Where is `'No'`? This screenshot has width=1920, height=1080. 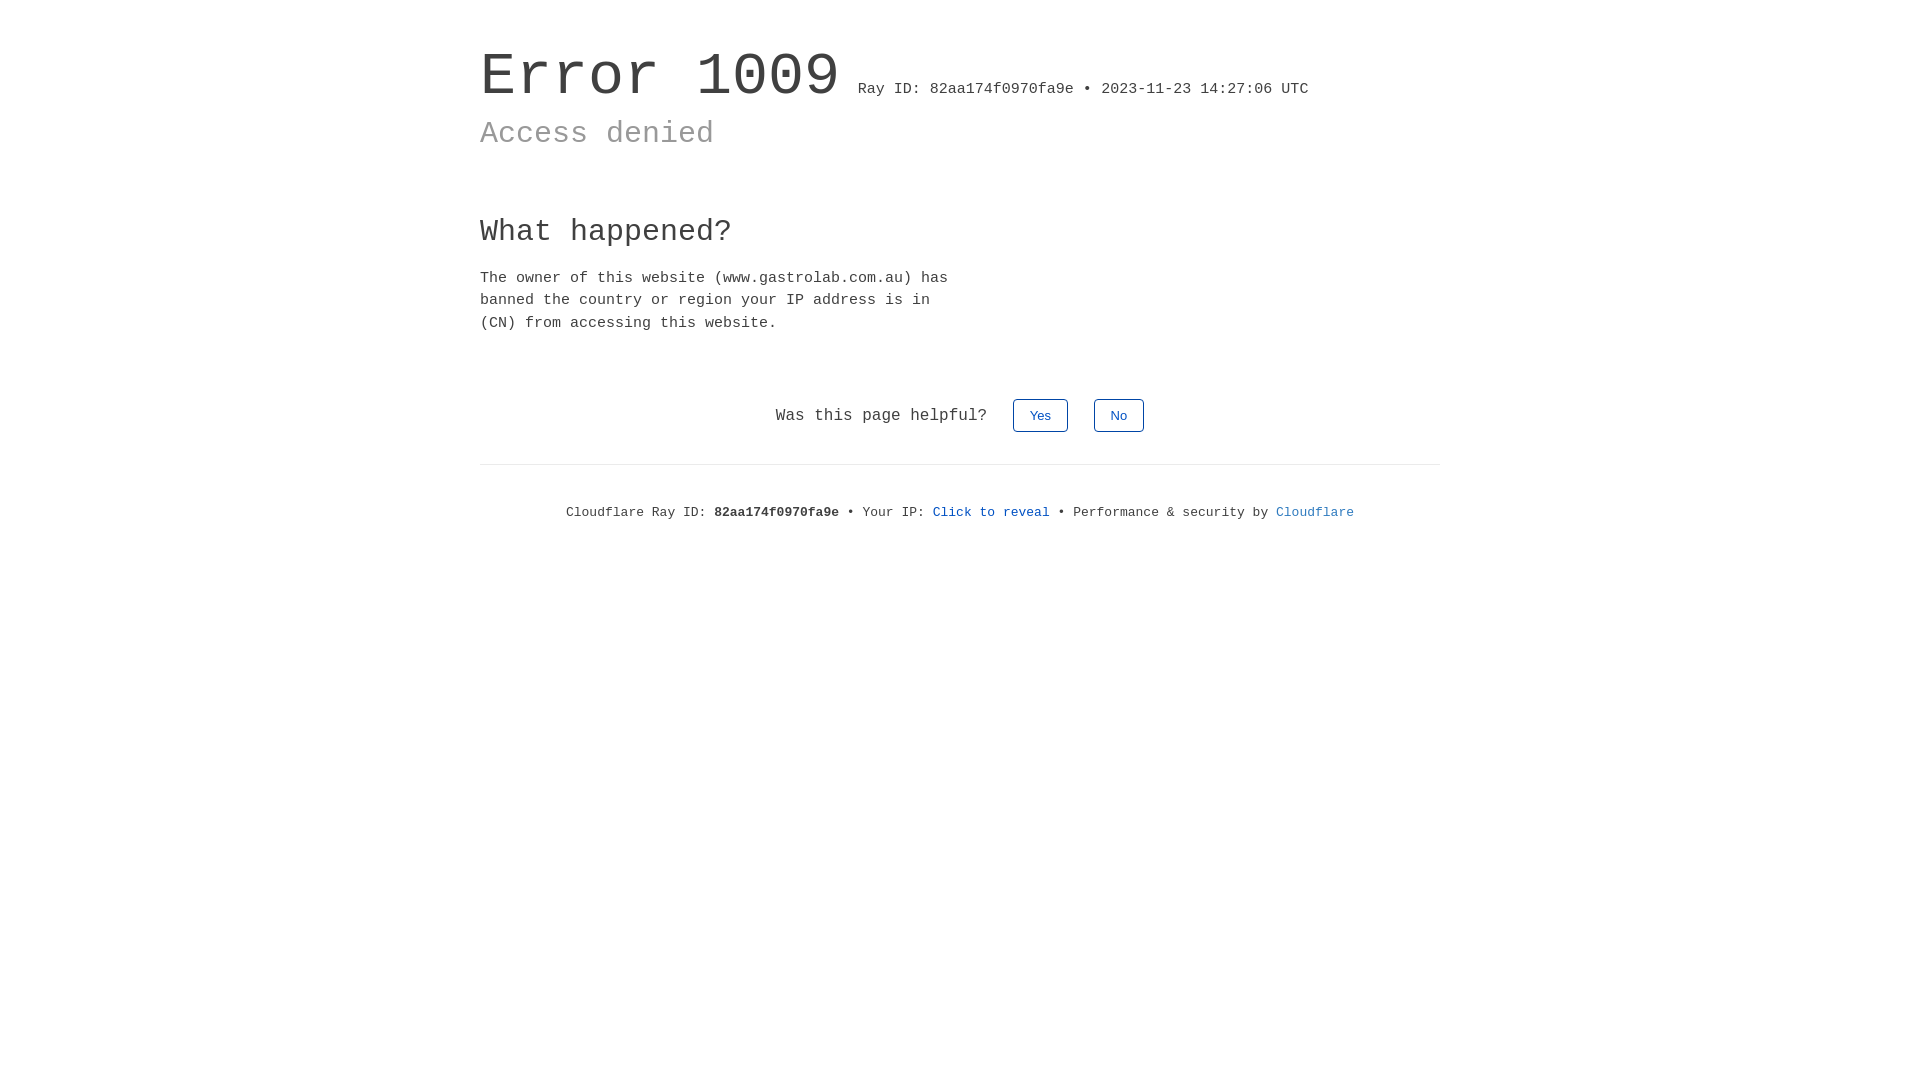
'No' is located at coordinates (1093, 414).